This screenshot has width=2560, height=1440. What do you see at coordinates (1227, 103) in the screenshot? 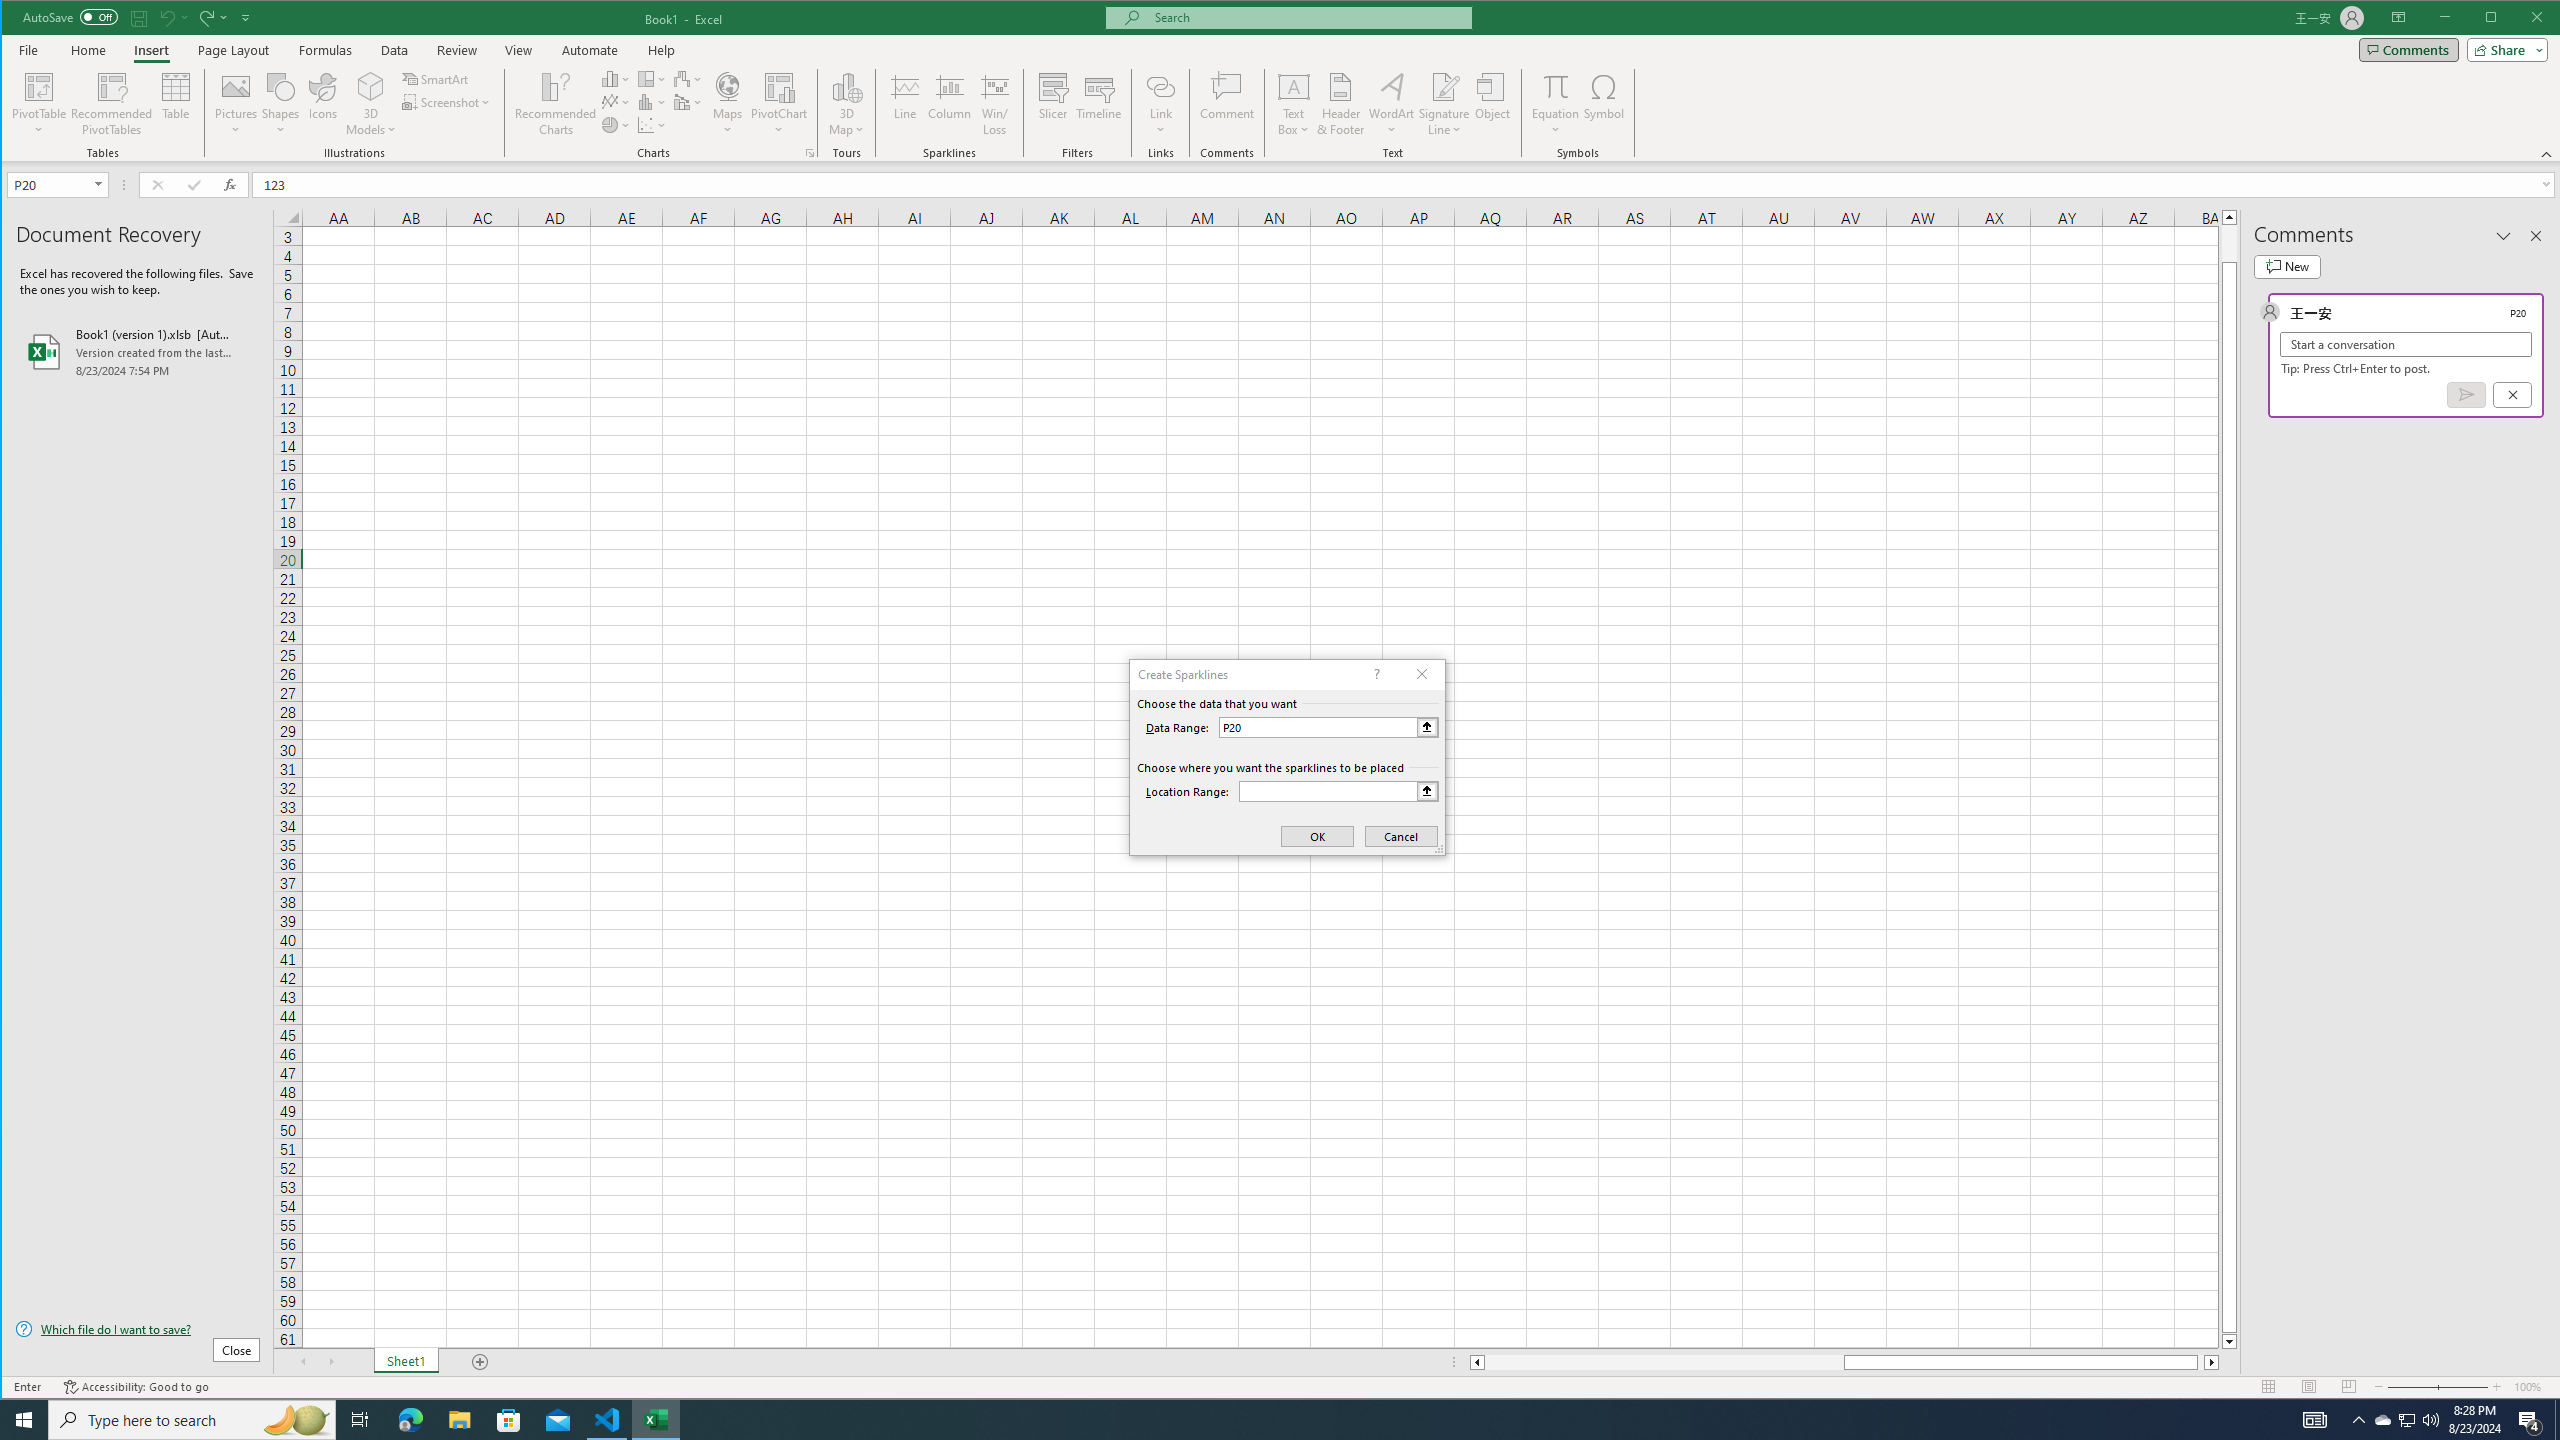
I see `'Comment'` at bounding box center [1227, 103].